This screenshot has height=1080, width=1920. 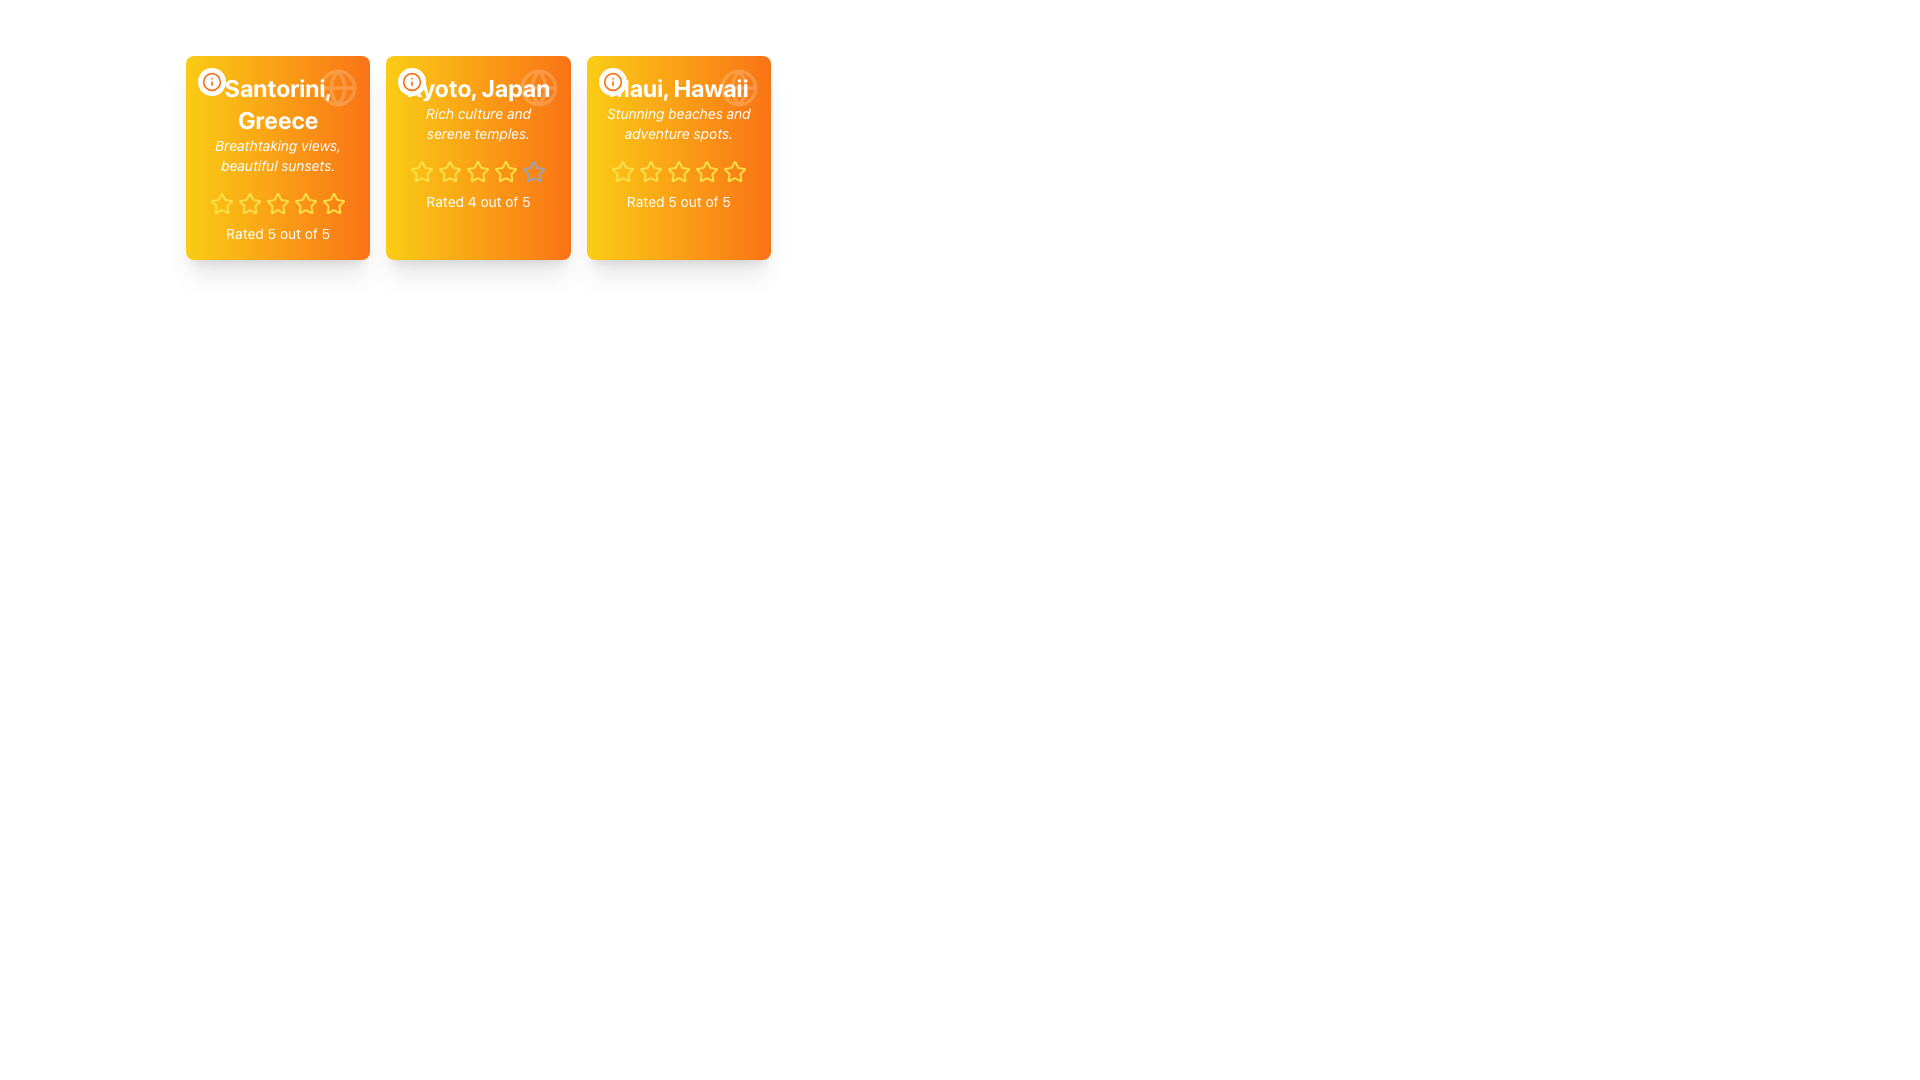 I want to click on the third star icon representing a rating value in the five-star rating system within the 'Santorini, Greece' card located at the top-left of the grid layout, so click(x=277, y=203).